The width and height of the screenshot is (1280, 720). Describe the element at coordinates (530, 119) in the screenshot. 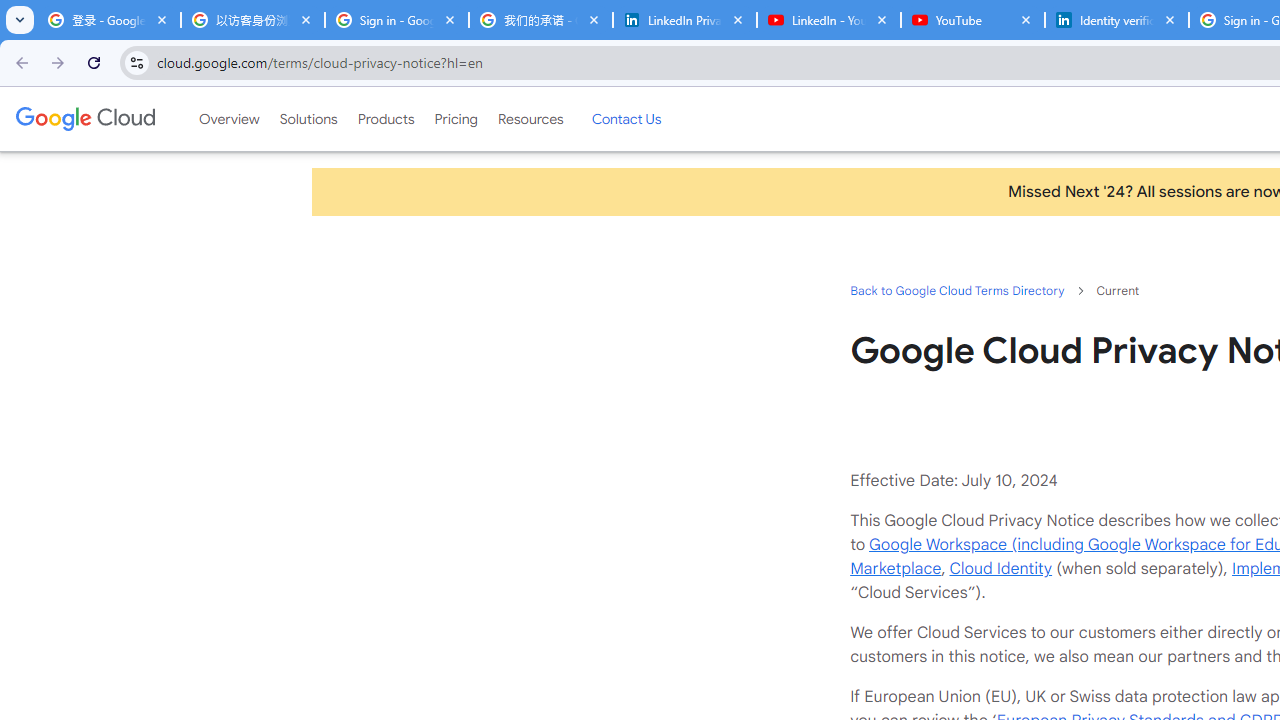

I see `'Resources'` at that location.